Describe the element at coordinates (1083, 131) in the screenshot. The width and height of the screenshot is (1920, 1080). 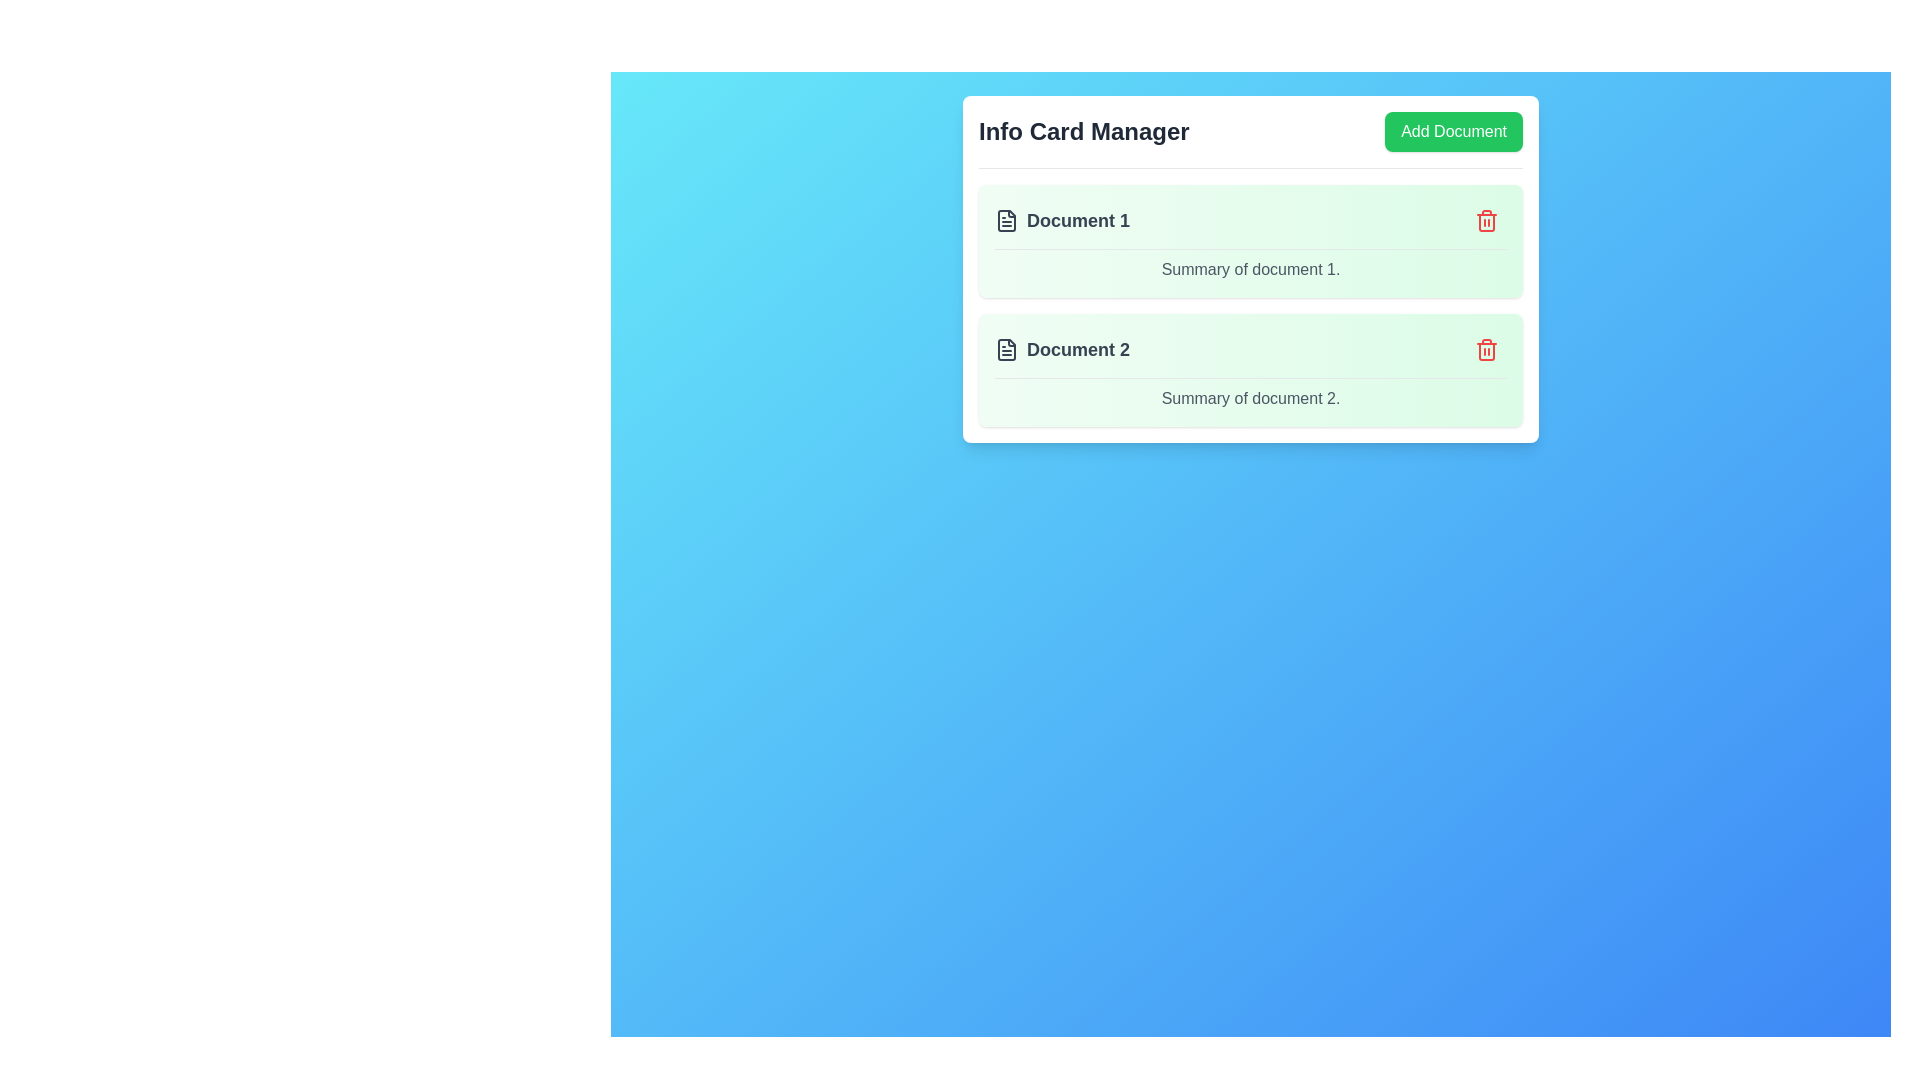
I see `text component displaying 'Info Card Manager', which is positioned in the upper-left corner of the card interface, above the 'Add Document' button` at that location.